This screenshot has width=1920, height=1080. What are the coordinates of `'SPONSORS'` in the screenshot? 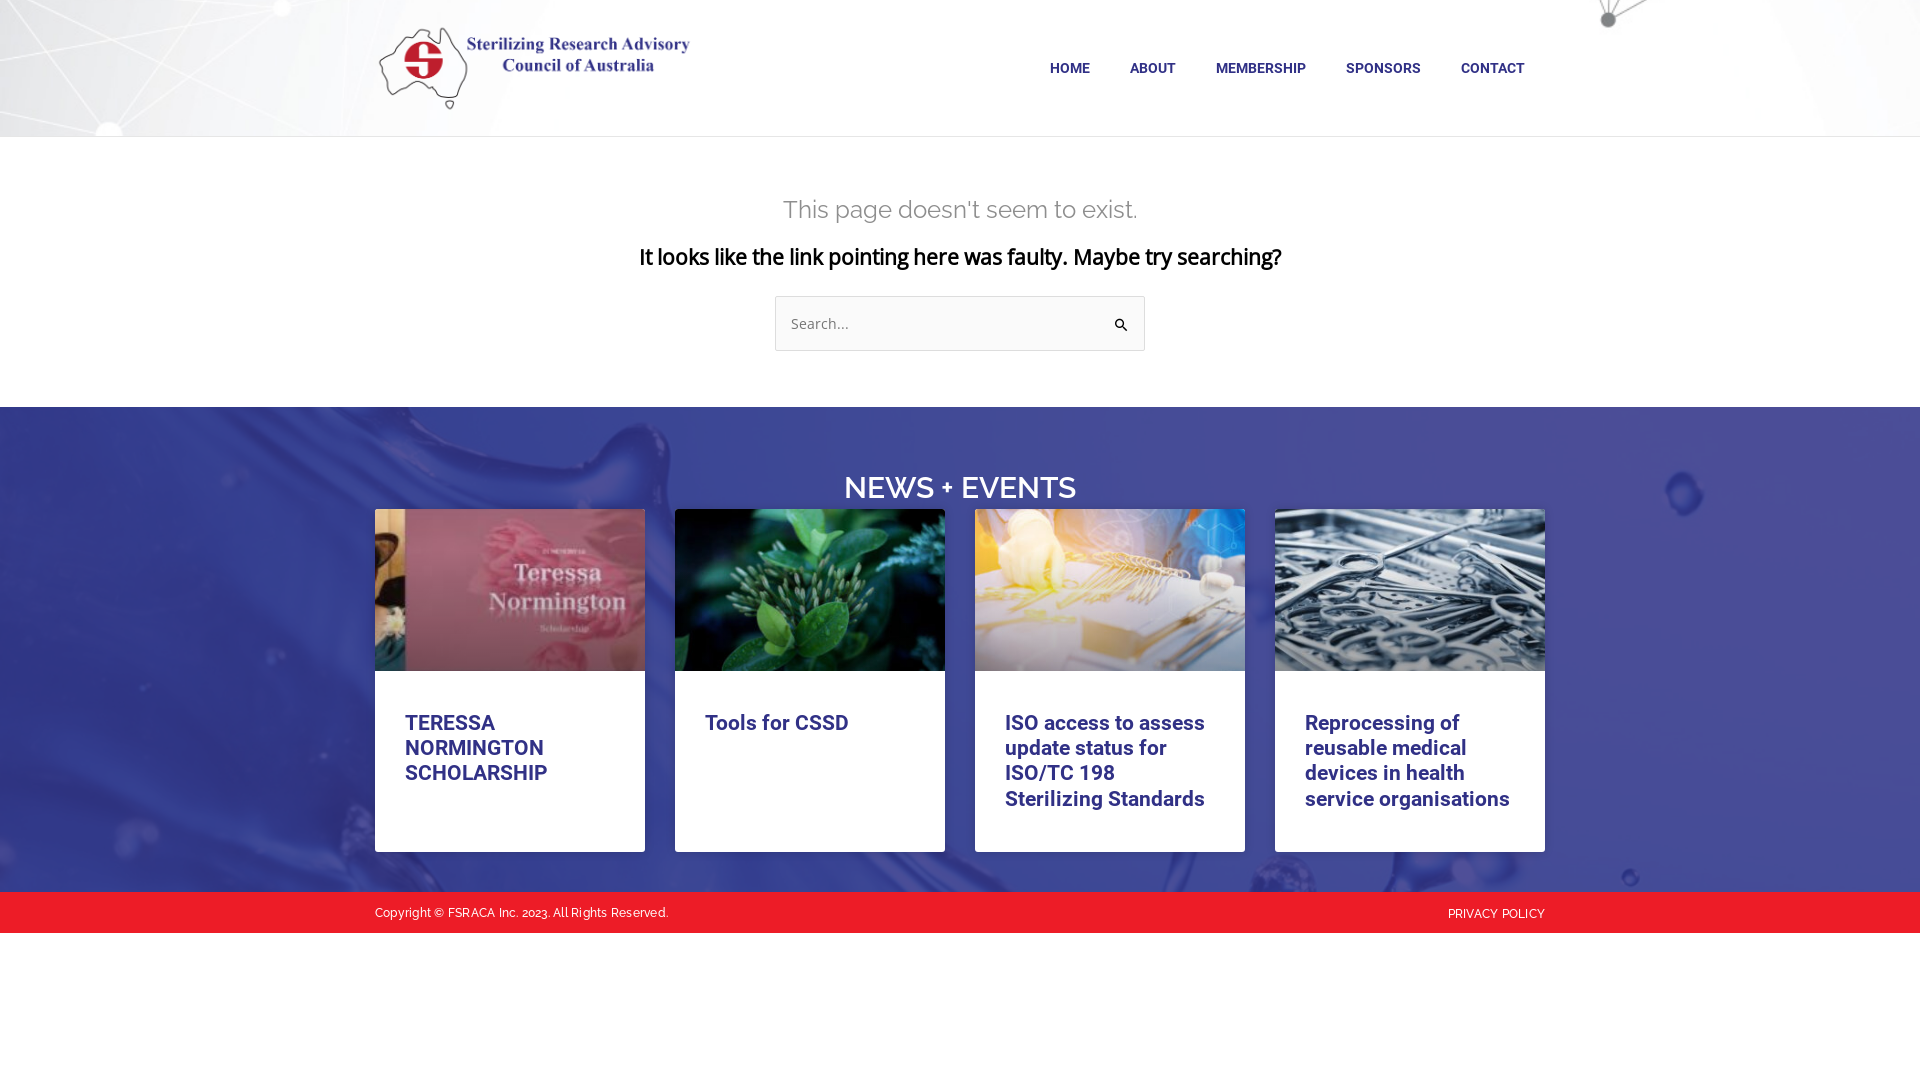 It's located at (1382, 67).